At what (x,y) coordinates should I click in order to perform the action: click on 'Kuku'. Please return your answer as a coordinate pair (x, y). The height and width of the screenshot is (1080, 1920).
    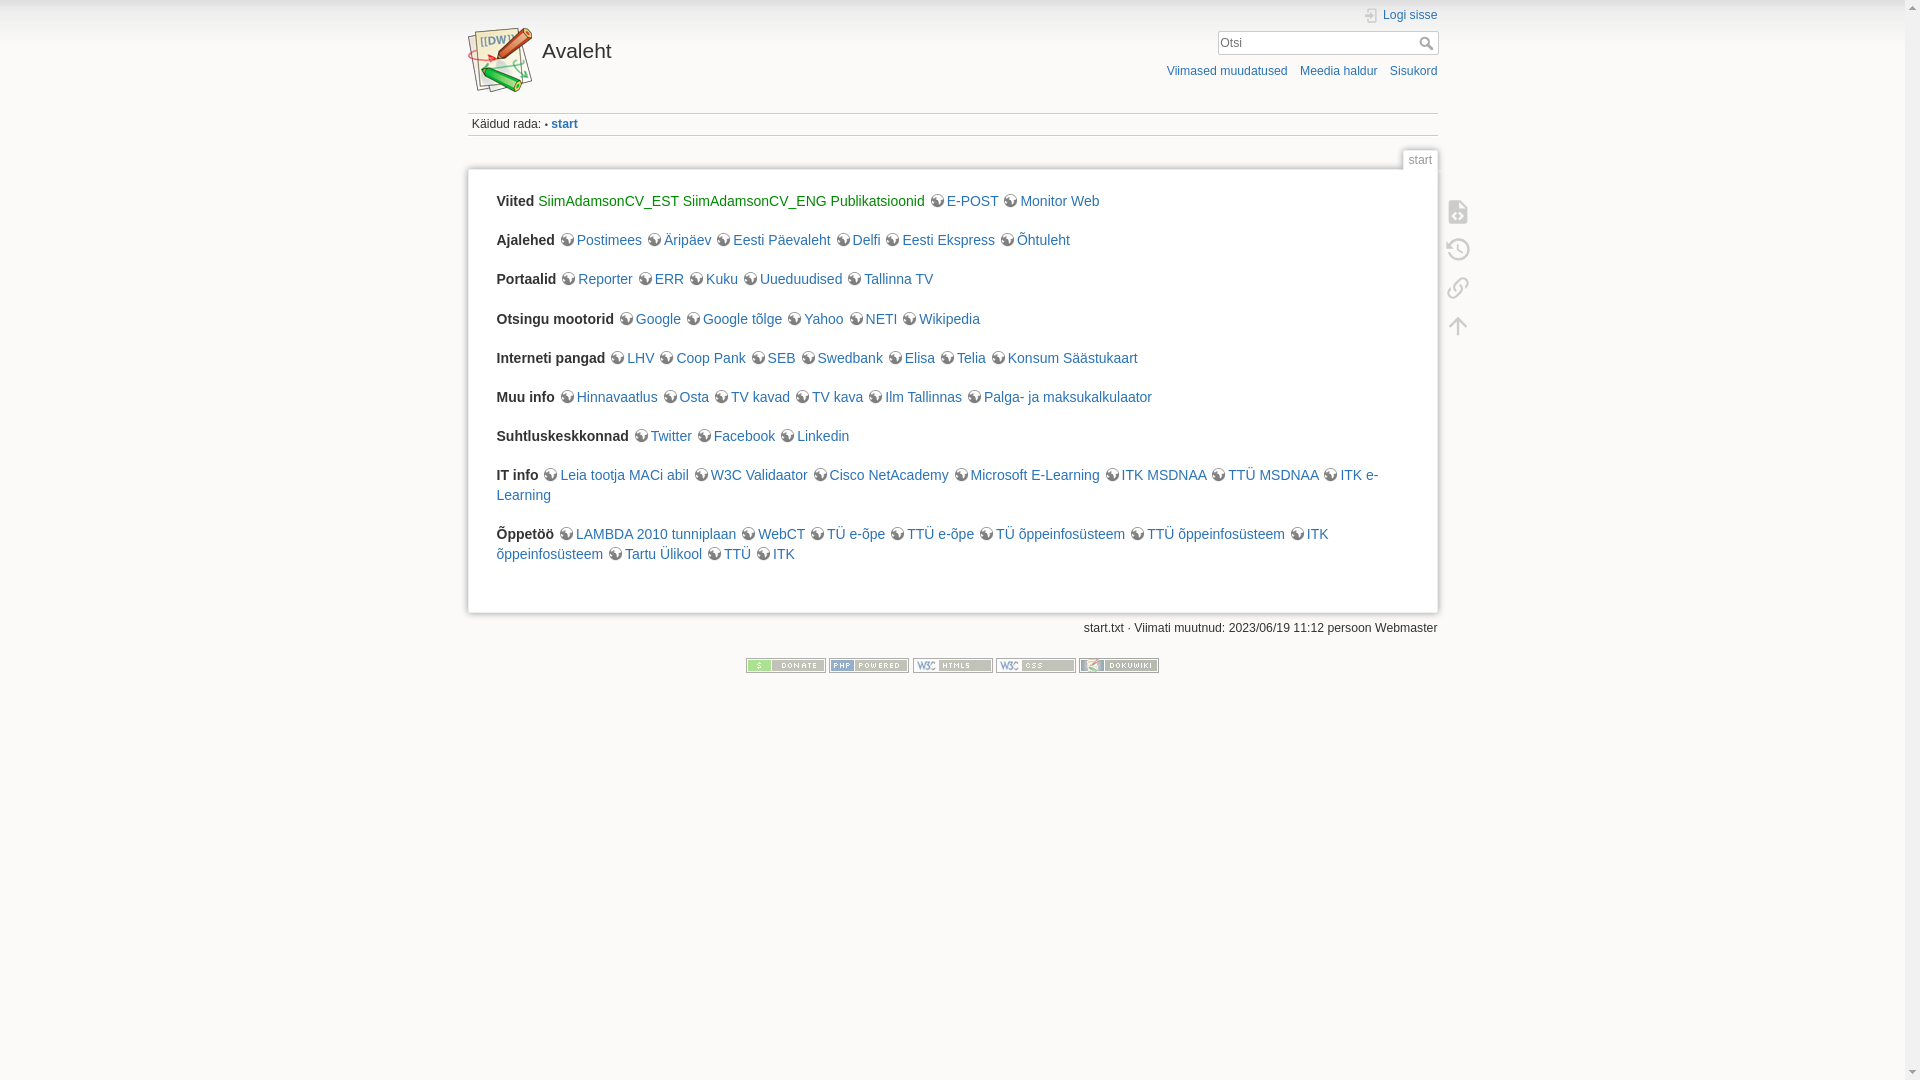
    Looking at the image, I should click on (713, 278).